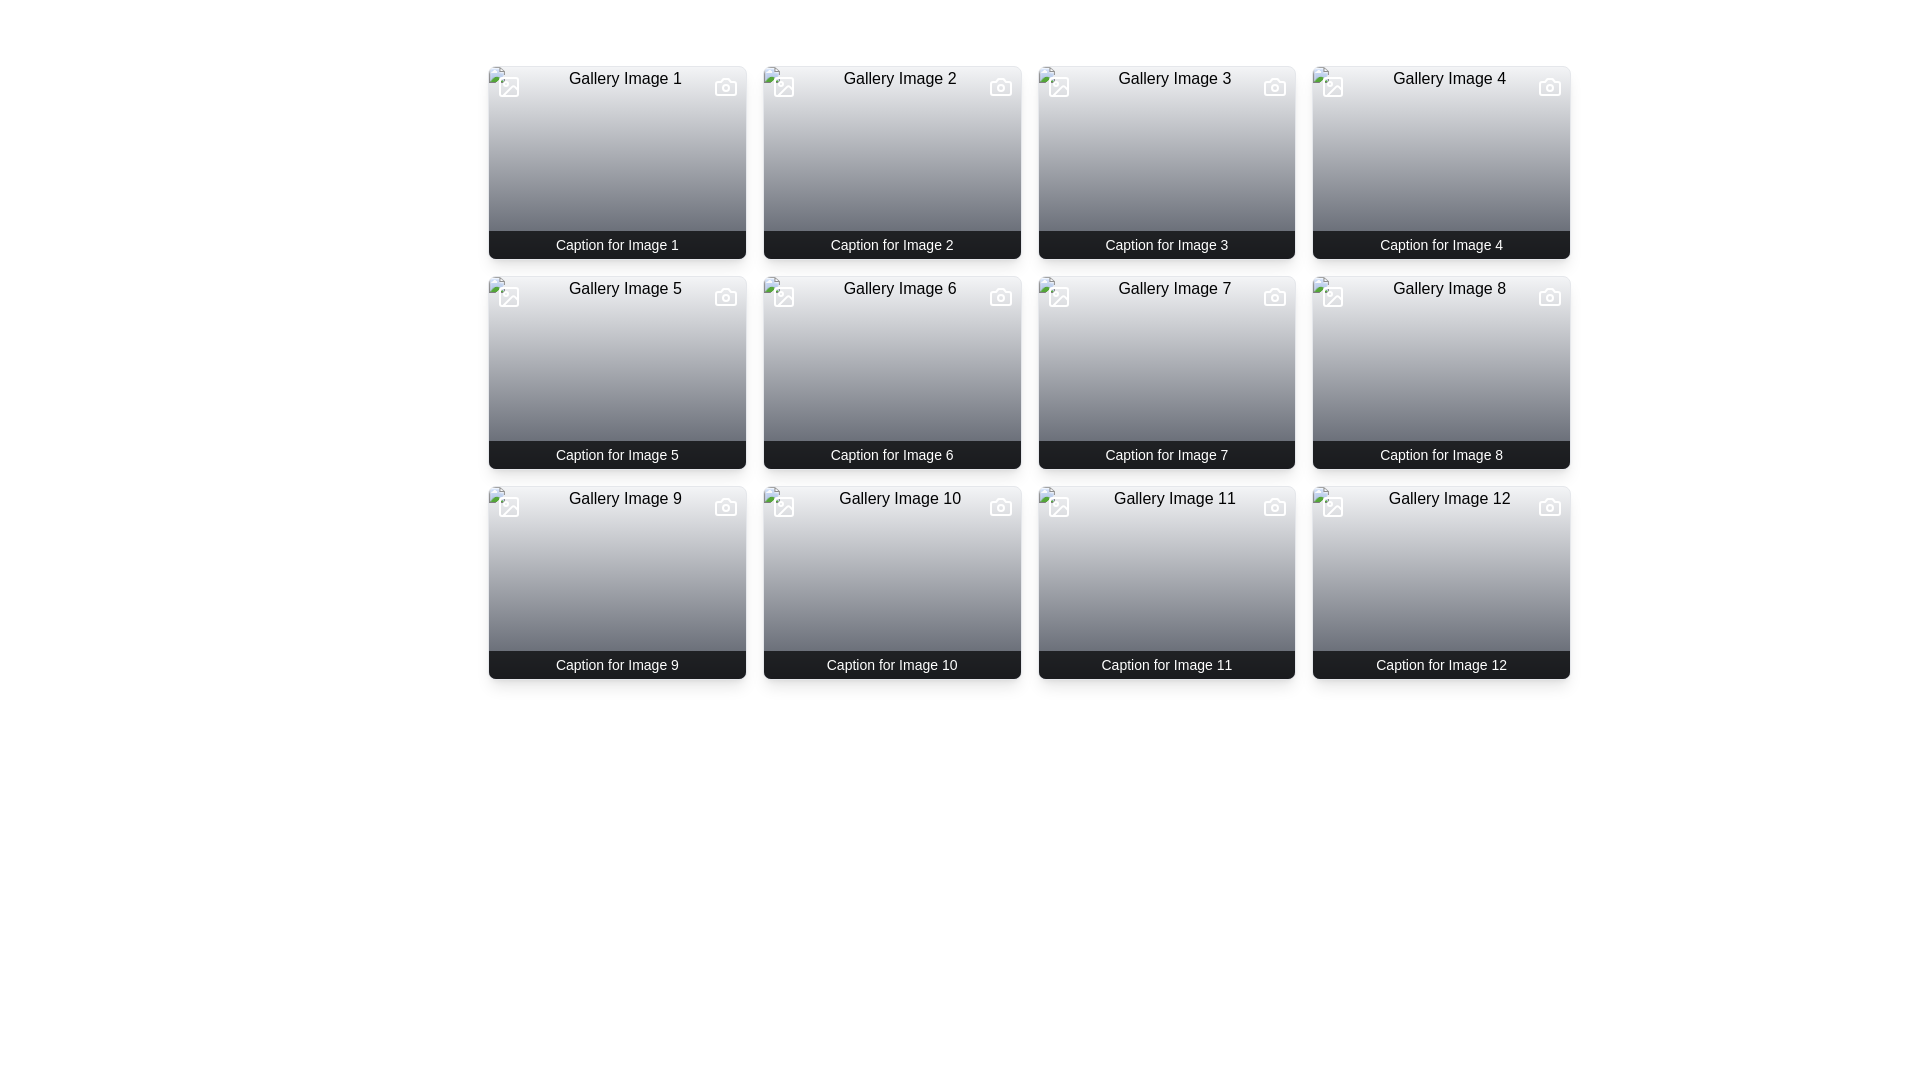  Describe the element at coordinates (1441, 161) in the screenshot. I see `to select the gallery item which is the fourth item in a grid layout, located in the first row, fourth column, directly to the right of 'Caption for Image 3' and above 'Caption for Image 8'` at that location.